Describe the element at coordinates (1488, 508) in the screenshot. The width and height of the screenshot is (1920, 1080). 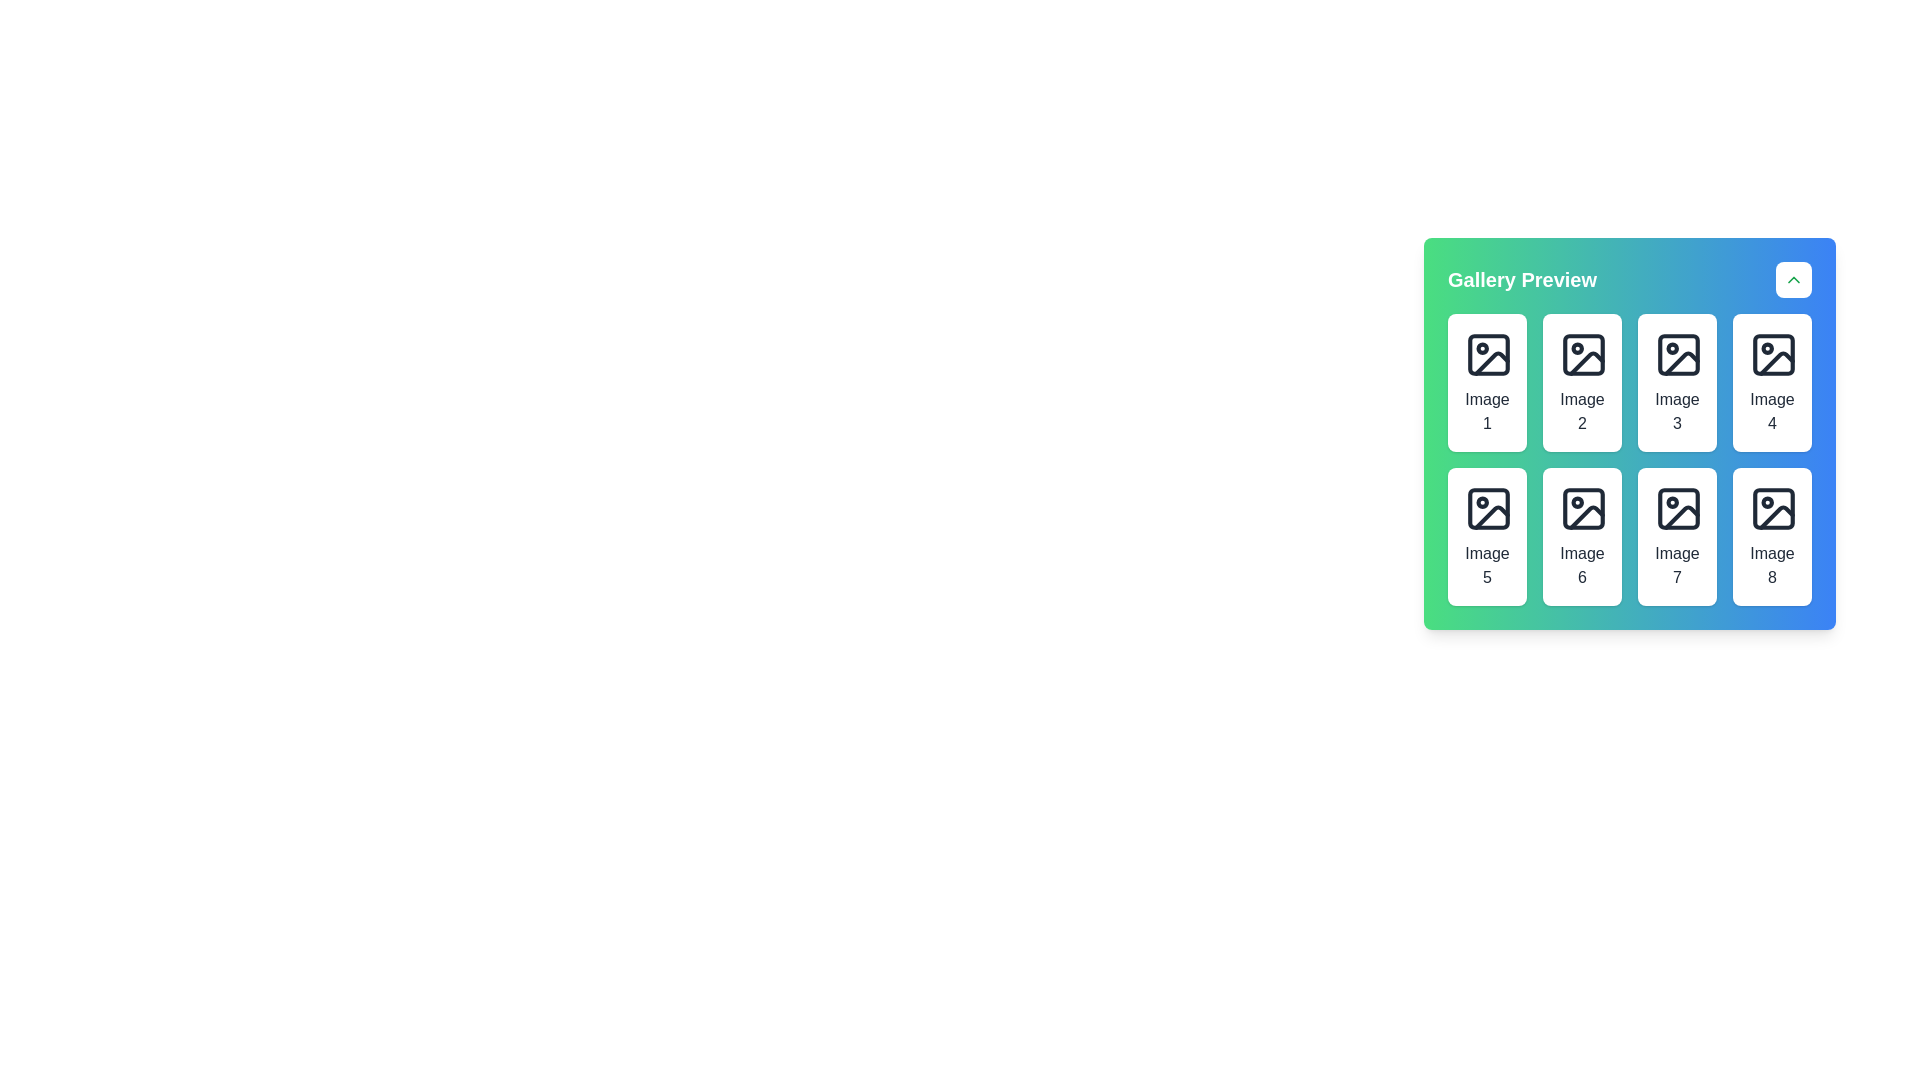
I see `the graphical detail within the 'Image 5' icon, which is a rectangular shape with rounded corners located in the fifth position of the grid layout` at that location.